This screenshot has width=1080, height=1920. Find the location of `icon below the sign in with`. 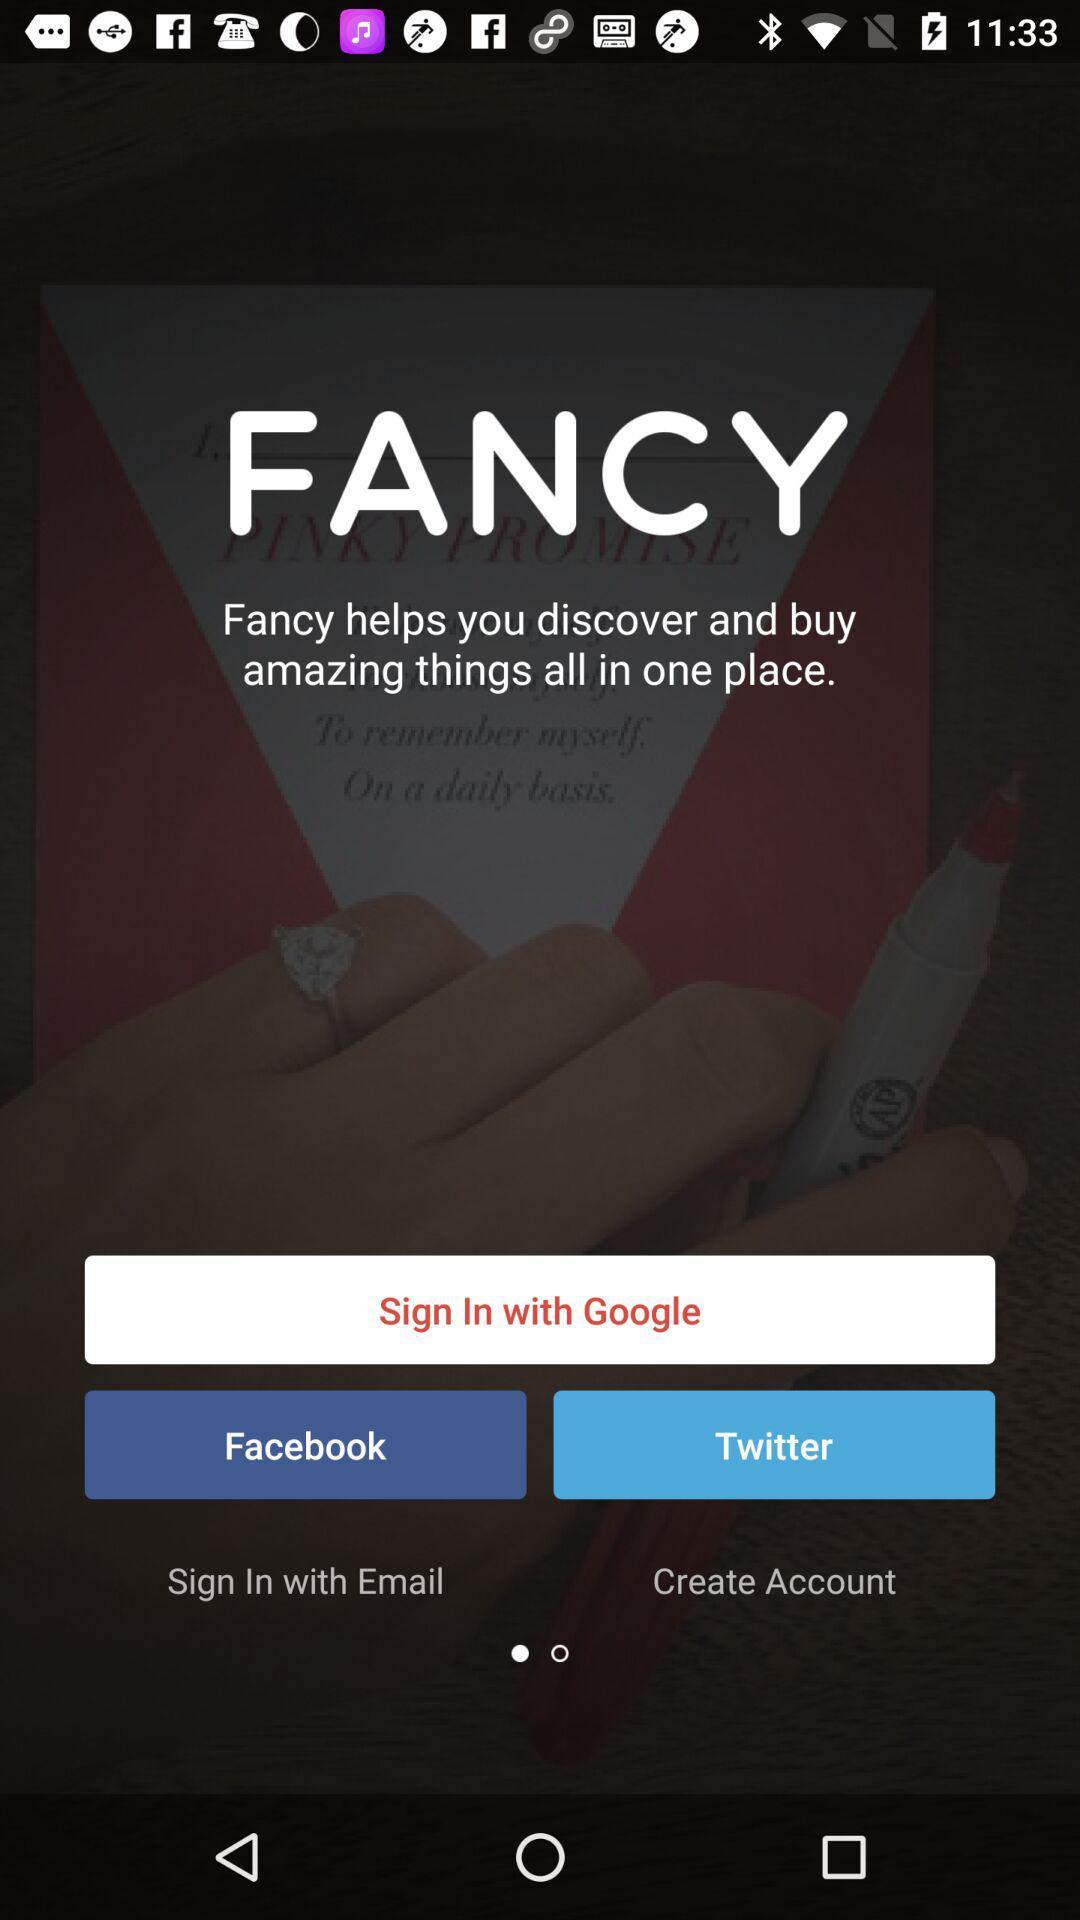

icon below the sign in with is located at coordinates (519, 1653).